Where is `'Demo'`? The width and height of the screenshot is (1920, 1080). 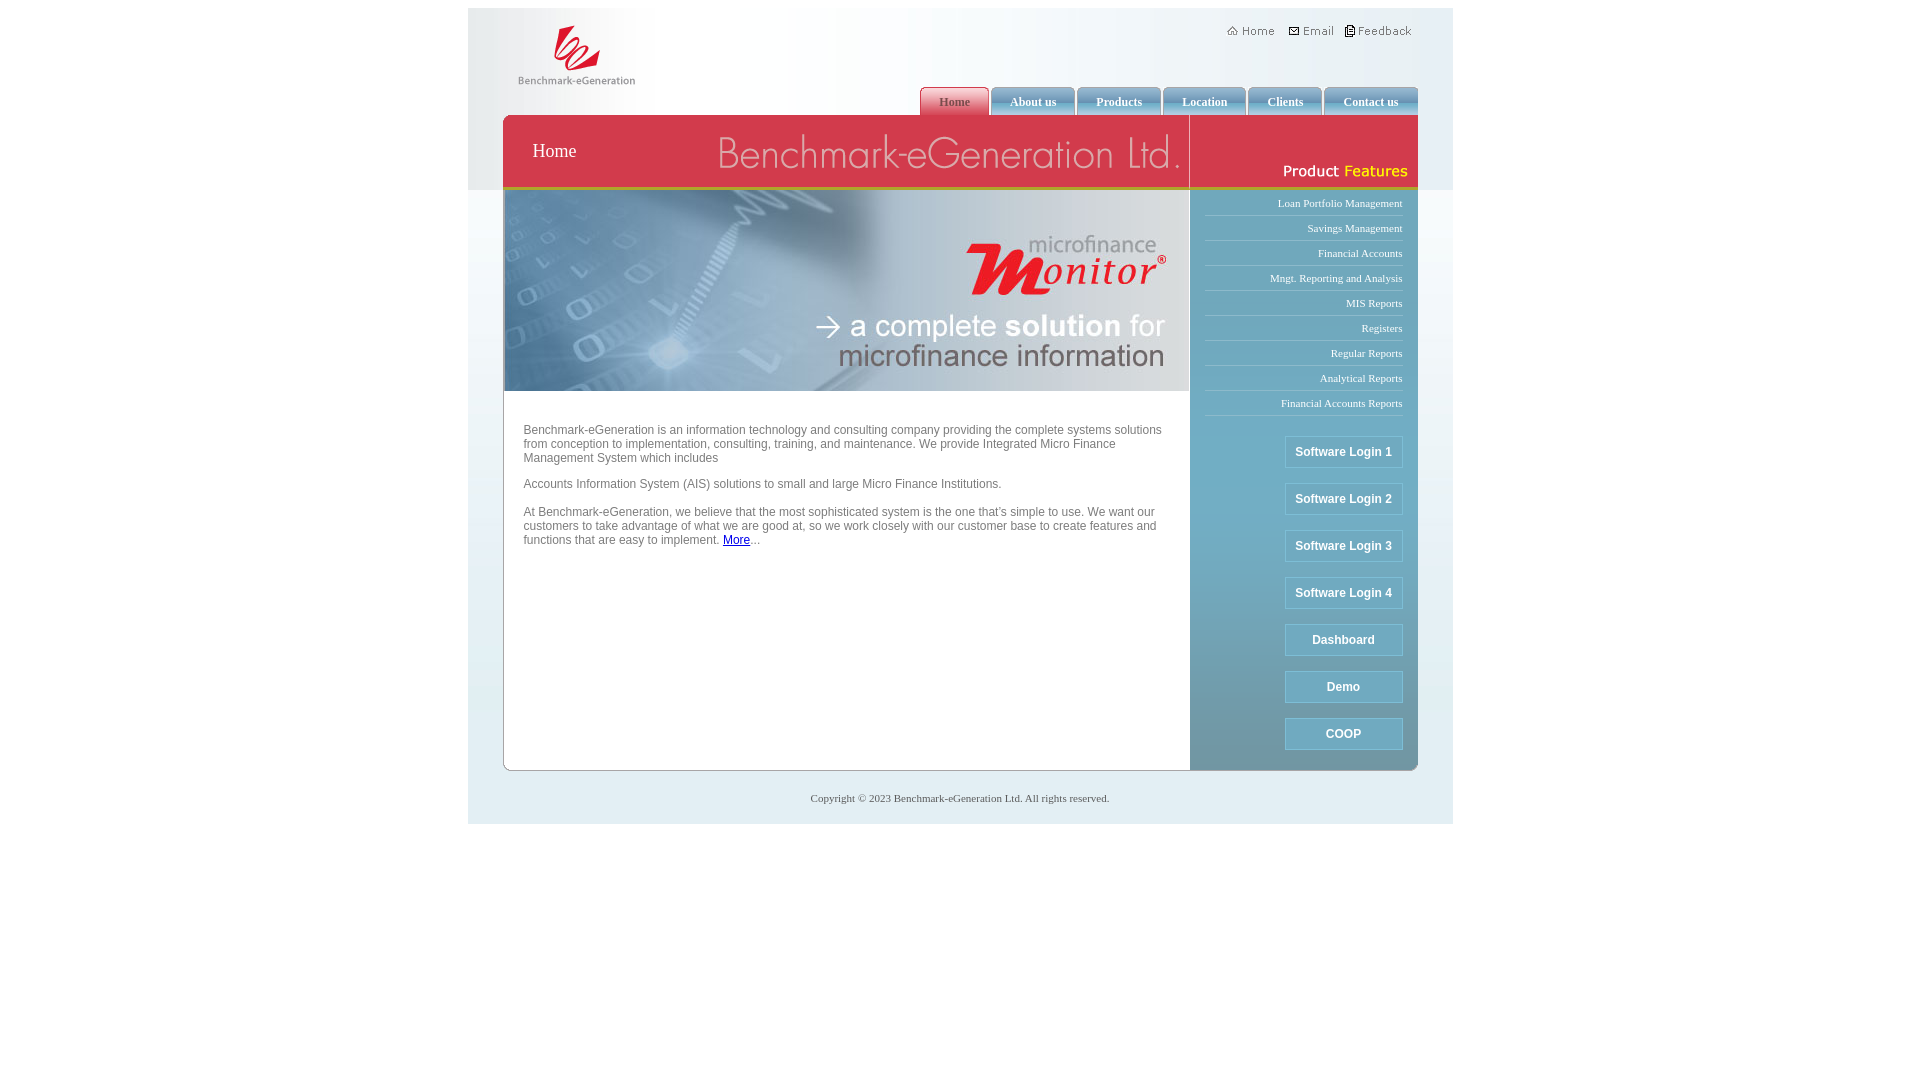
'Demo' is located at coordinates (1343, 685).